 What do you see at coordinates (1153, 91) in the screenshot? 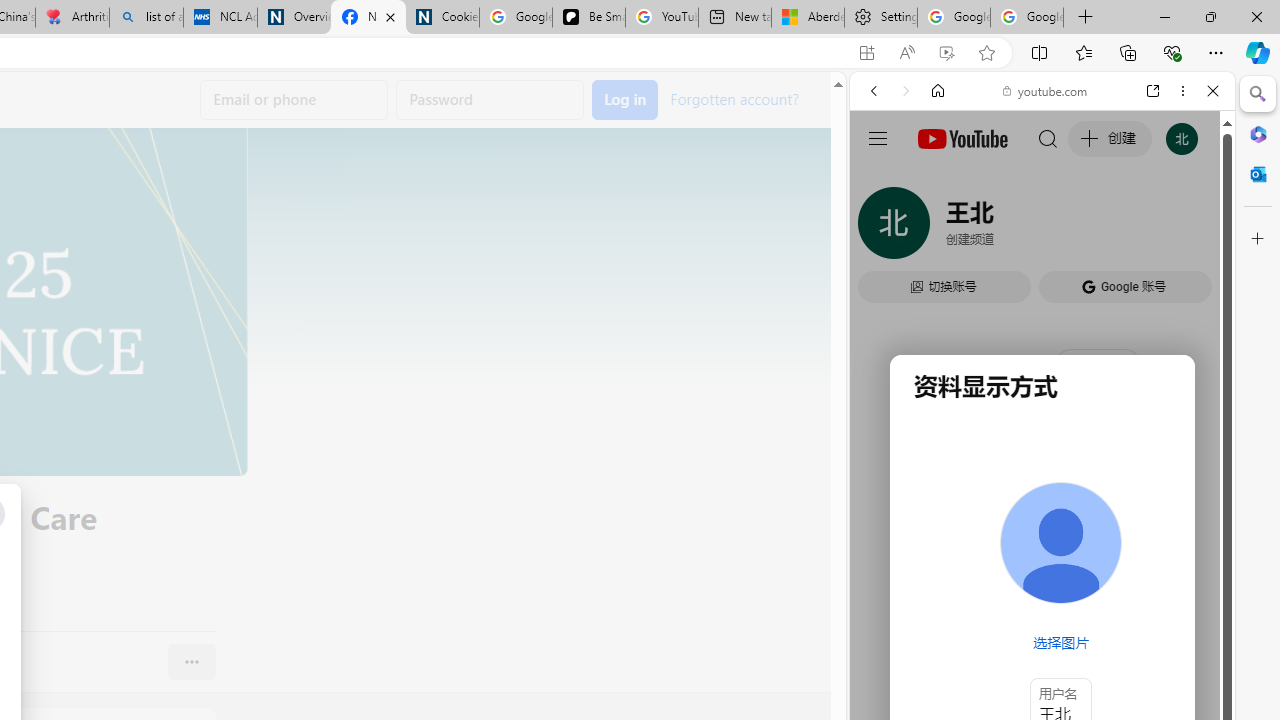
I see `'Open link in new tab'` at bounding box center [1153, 91].